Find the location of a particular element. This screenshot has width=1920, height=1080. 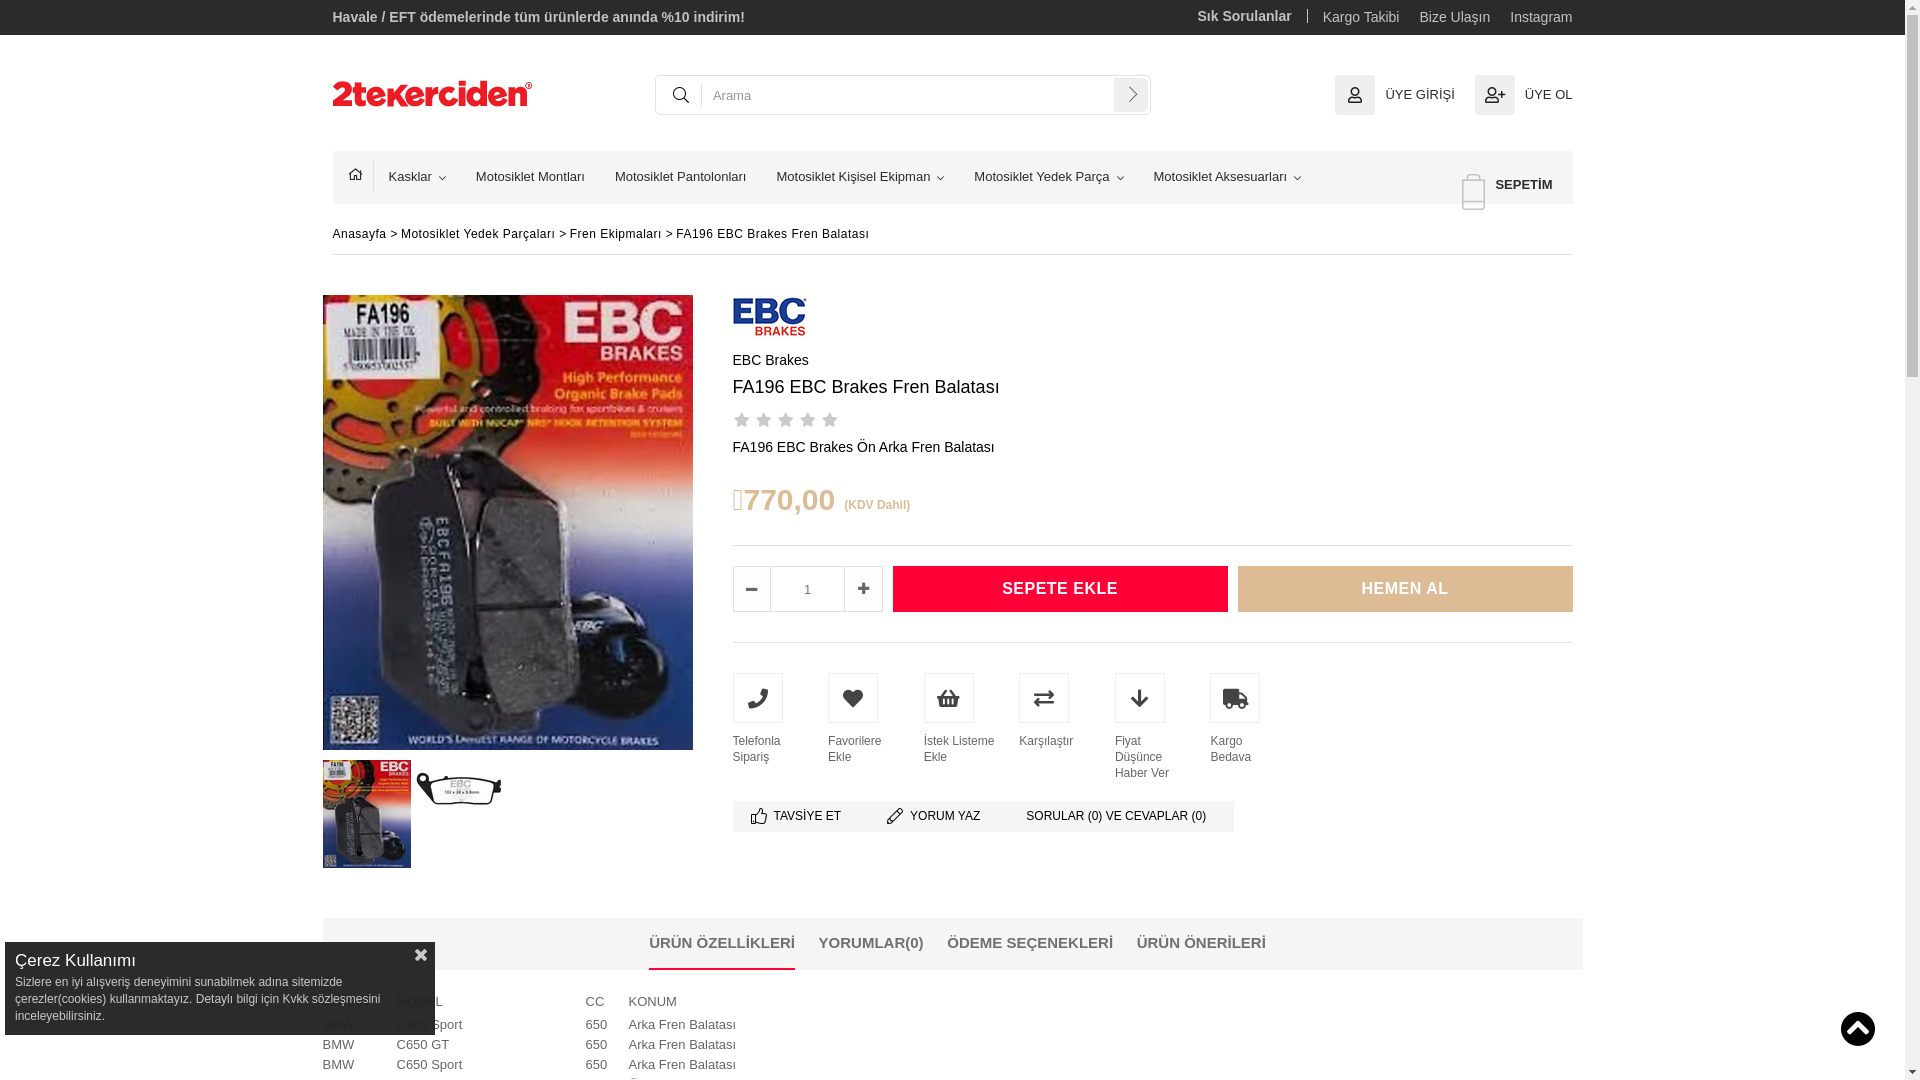

'Kasklar' is located at coordinates (415, 176).